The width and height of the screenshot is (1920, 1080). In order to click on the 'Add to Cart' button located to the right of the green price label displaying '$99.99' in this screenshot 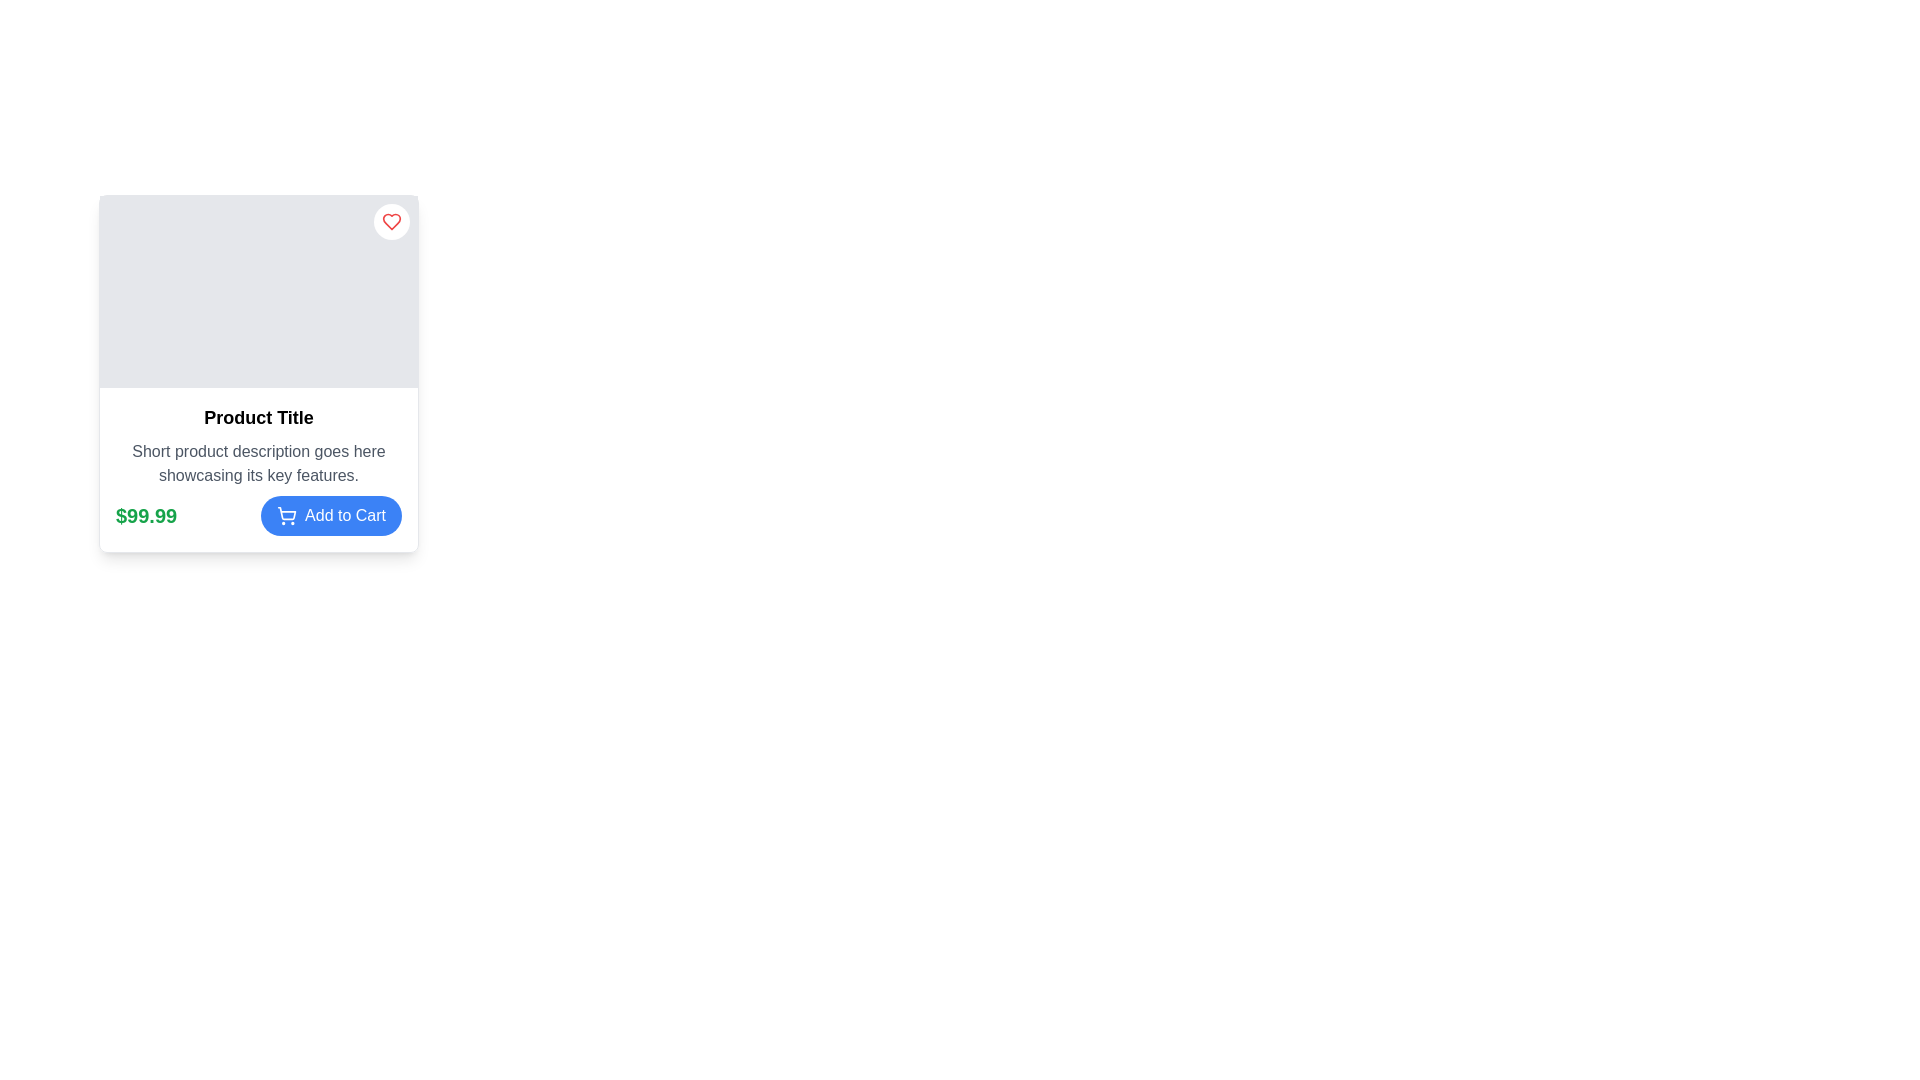, I will do `click(331, 515)`.